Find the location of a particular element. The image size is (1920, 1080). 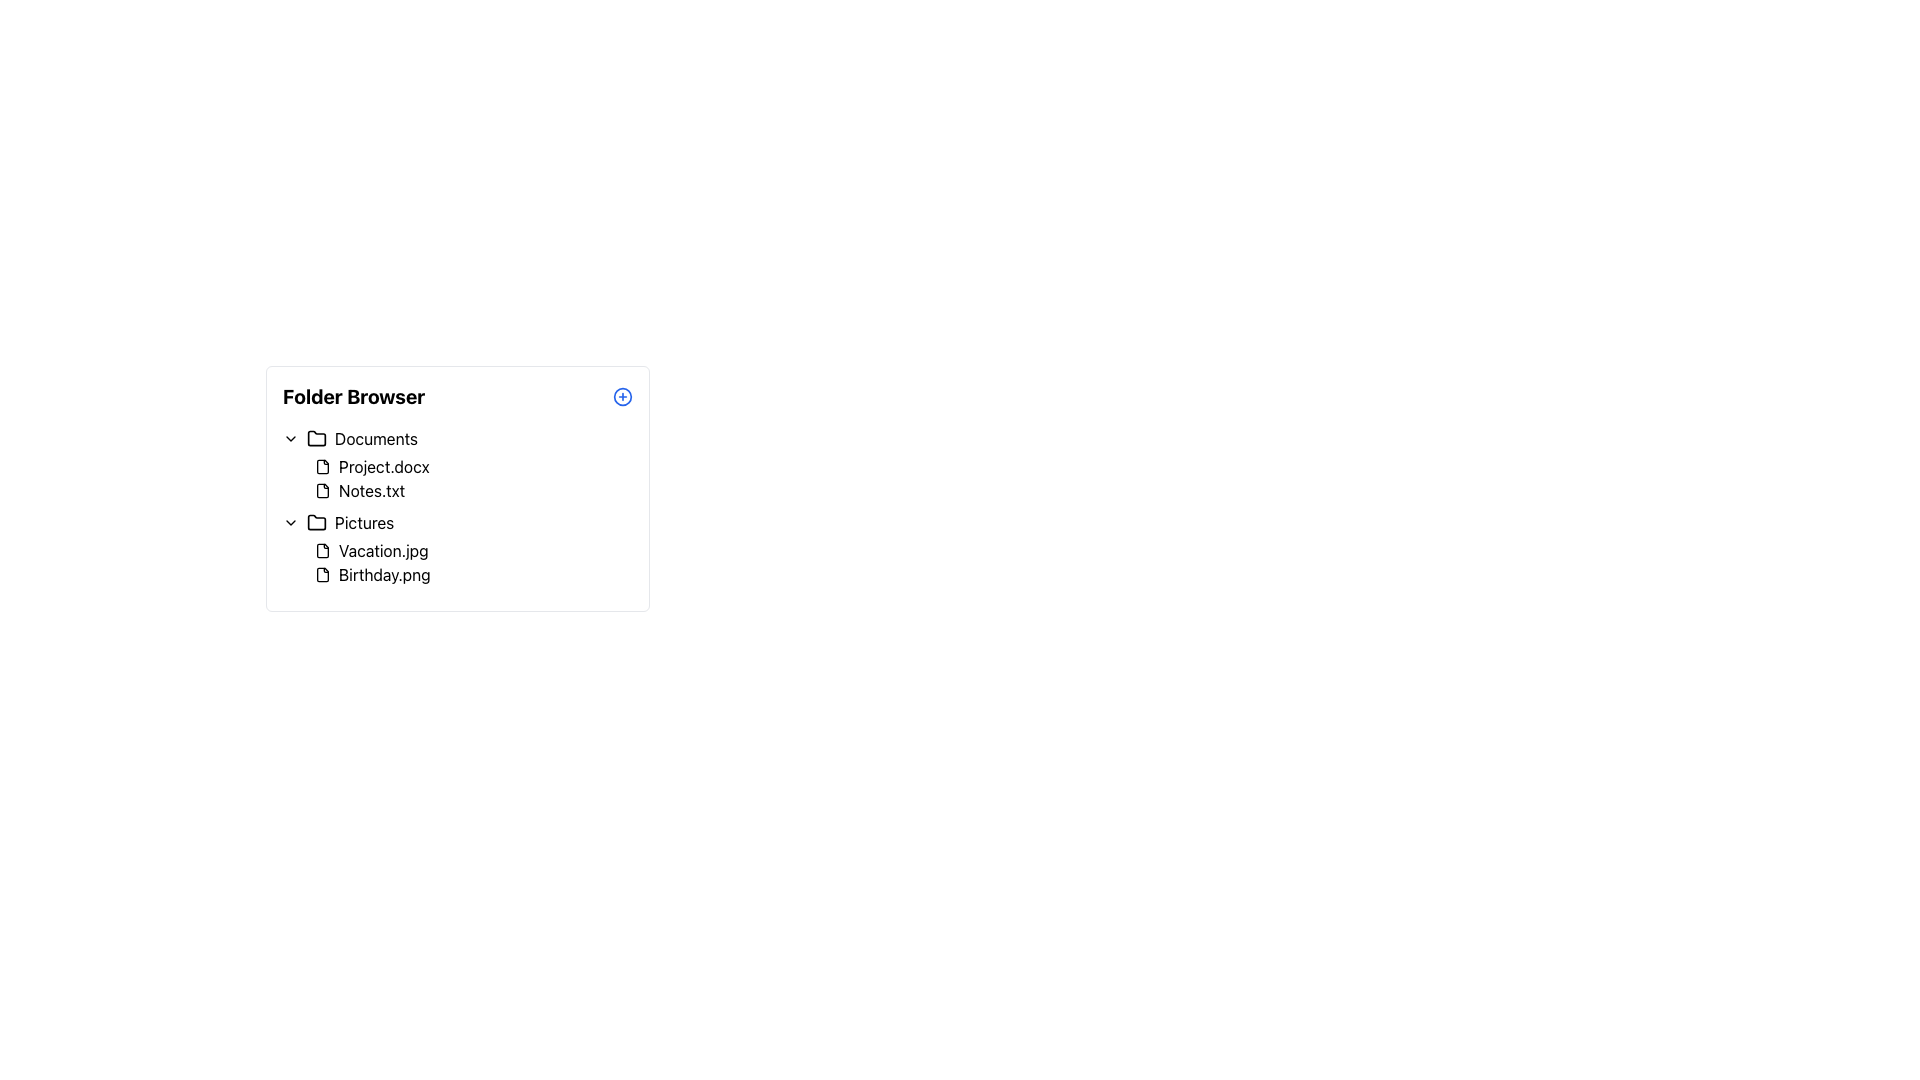

the image file type icon representing 'Vacation.jpg' in the 'Pictures' folder section of the 'Folder Browser' interface is located at coordinates (322, 551).